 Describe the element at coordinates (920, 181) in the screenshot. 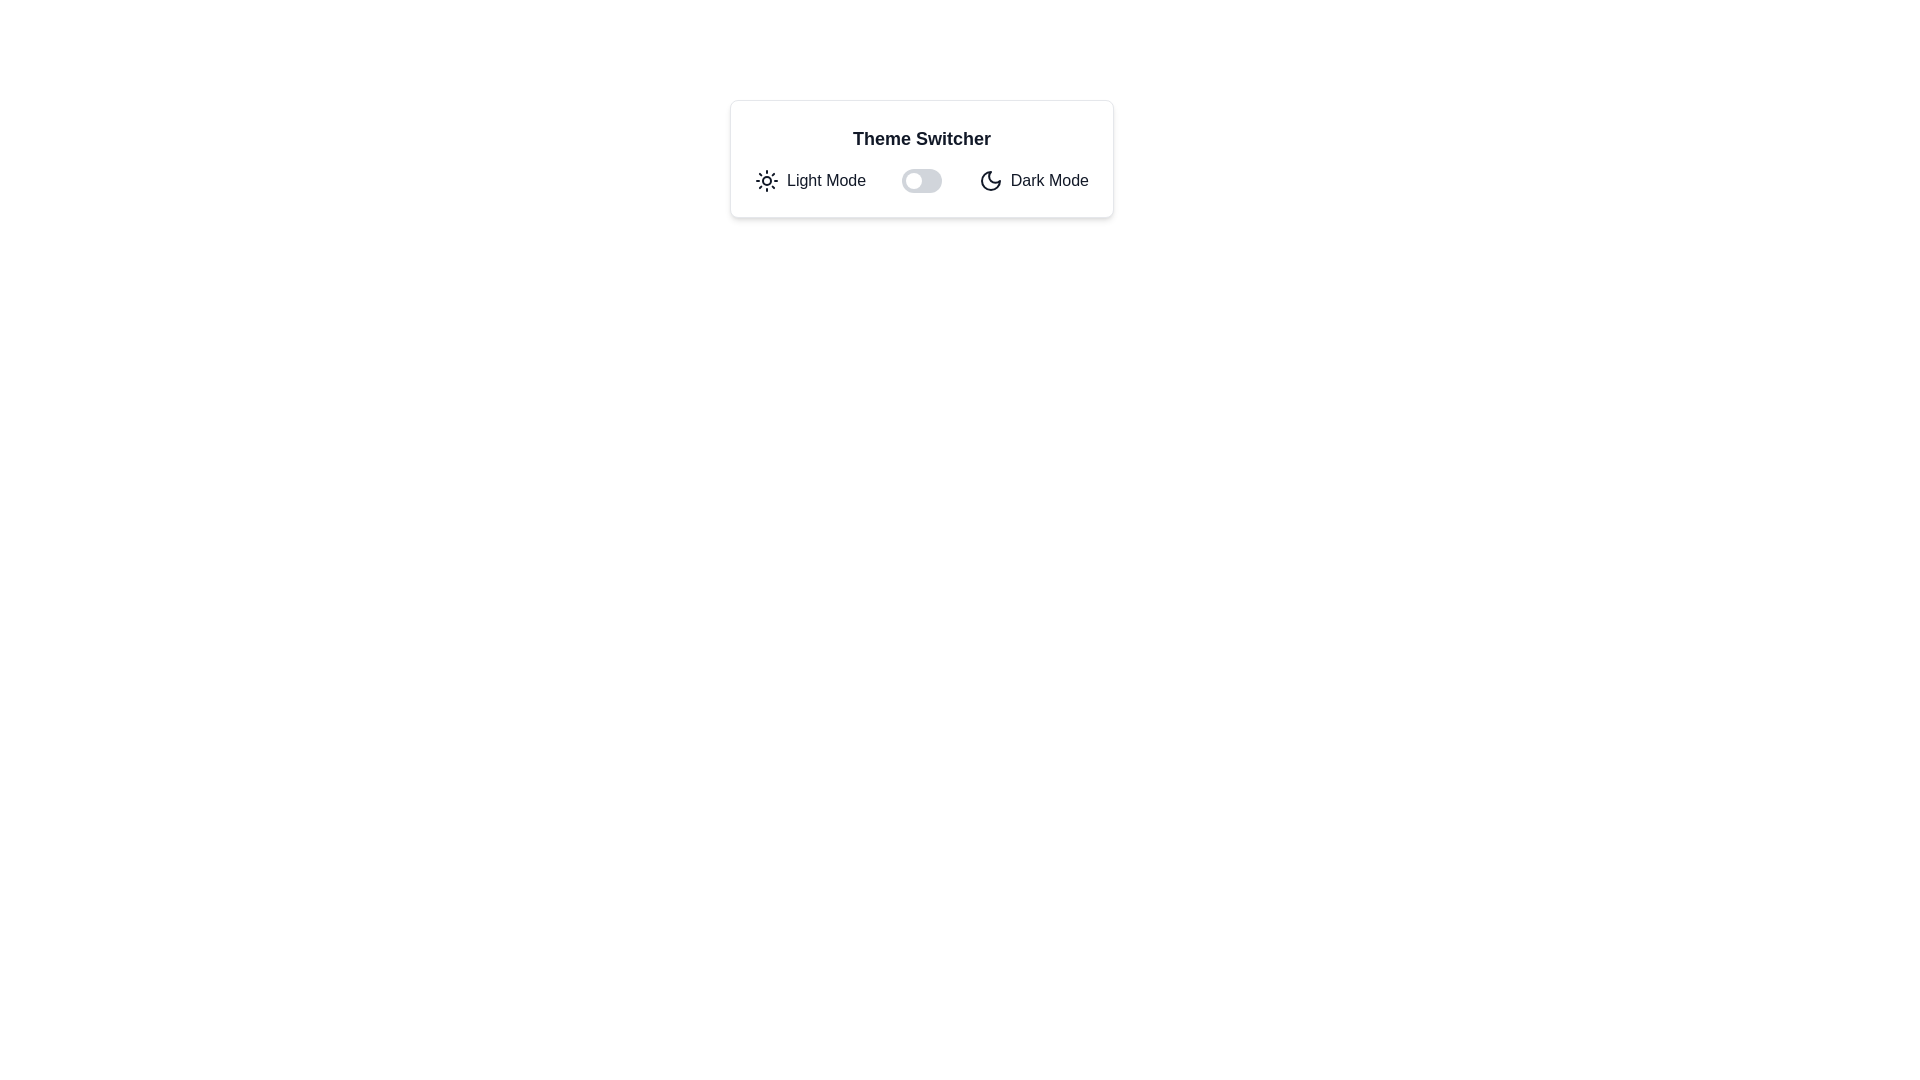

I see `the horizontal switch labeled 'Theme Switcher' that toggles between Light Mode and Dark Mode for contextual information` at that location.